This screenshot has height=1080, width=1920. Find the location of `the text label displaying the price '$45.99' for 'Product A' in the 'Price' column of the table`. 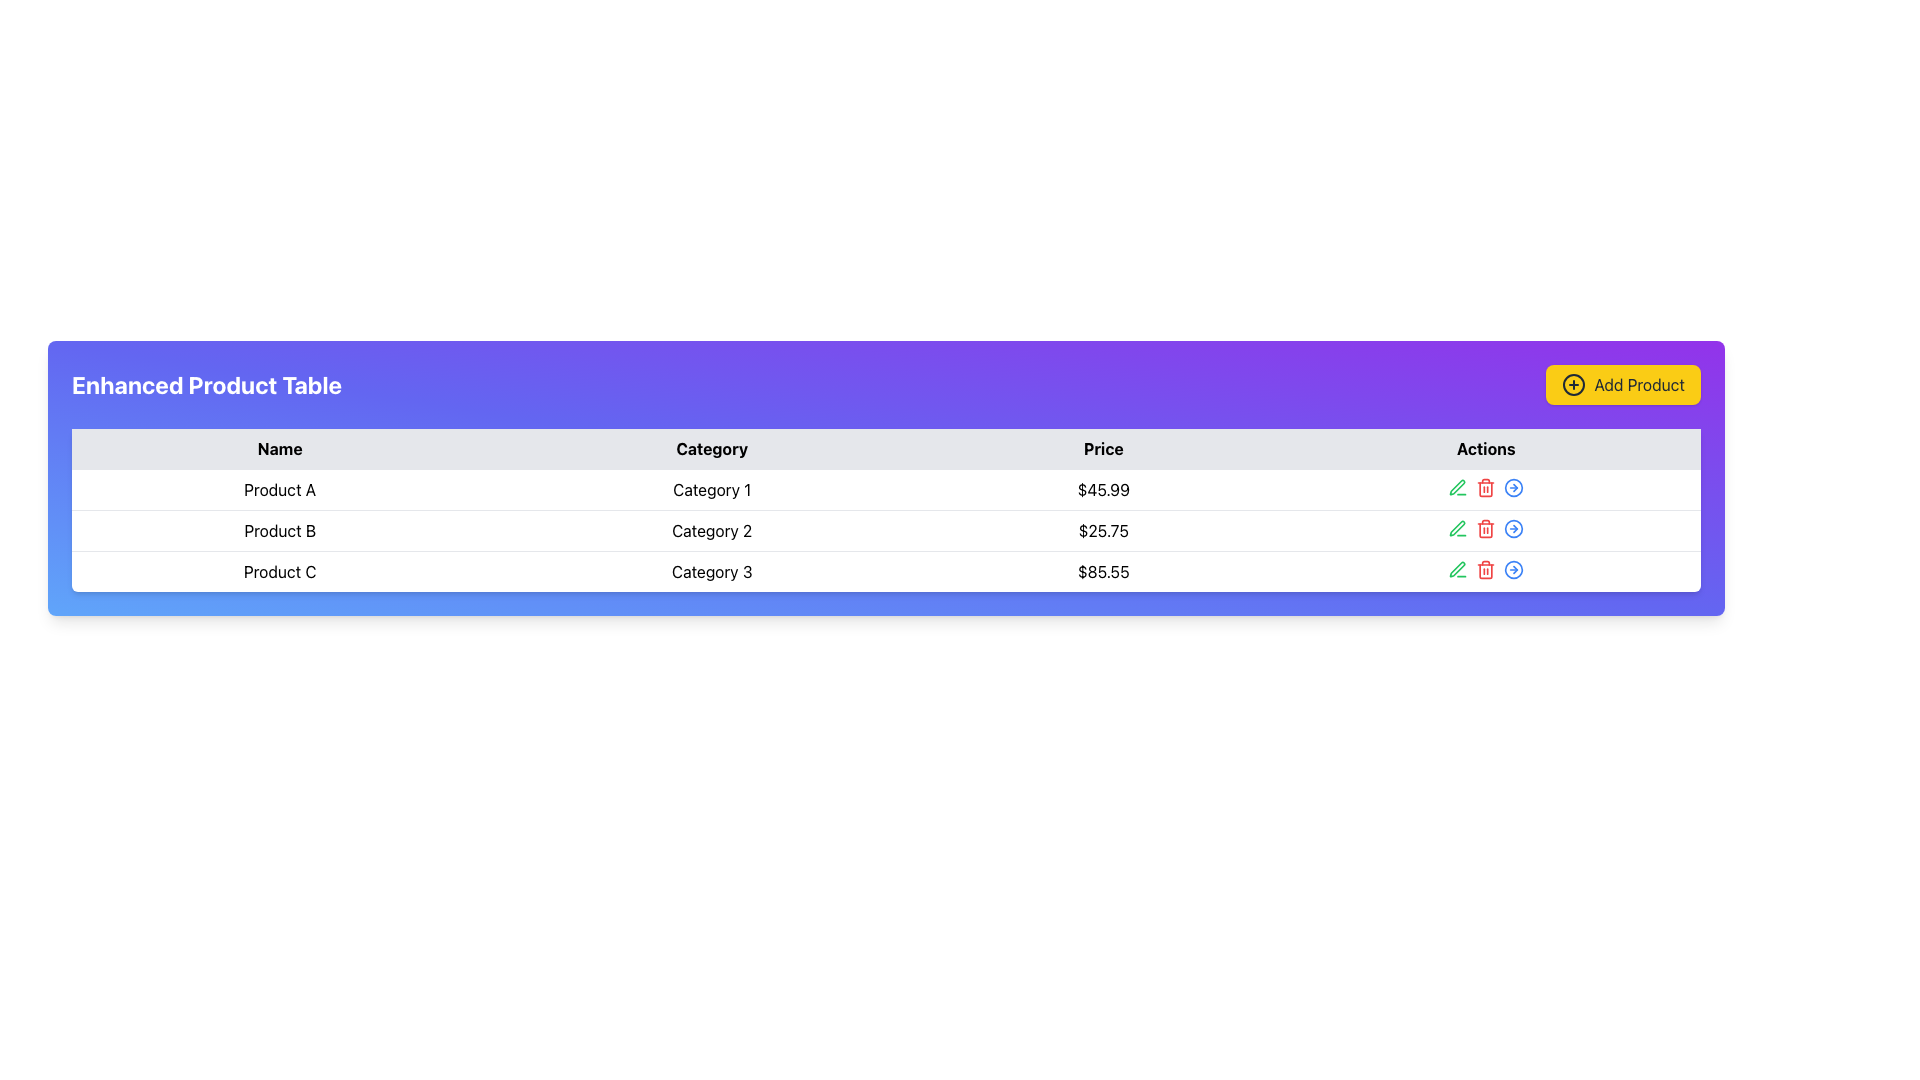

the text label displaying the price '$45.99' for 'Product A' in the 'Price' column of the table is located at coordinates (1102, 489).